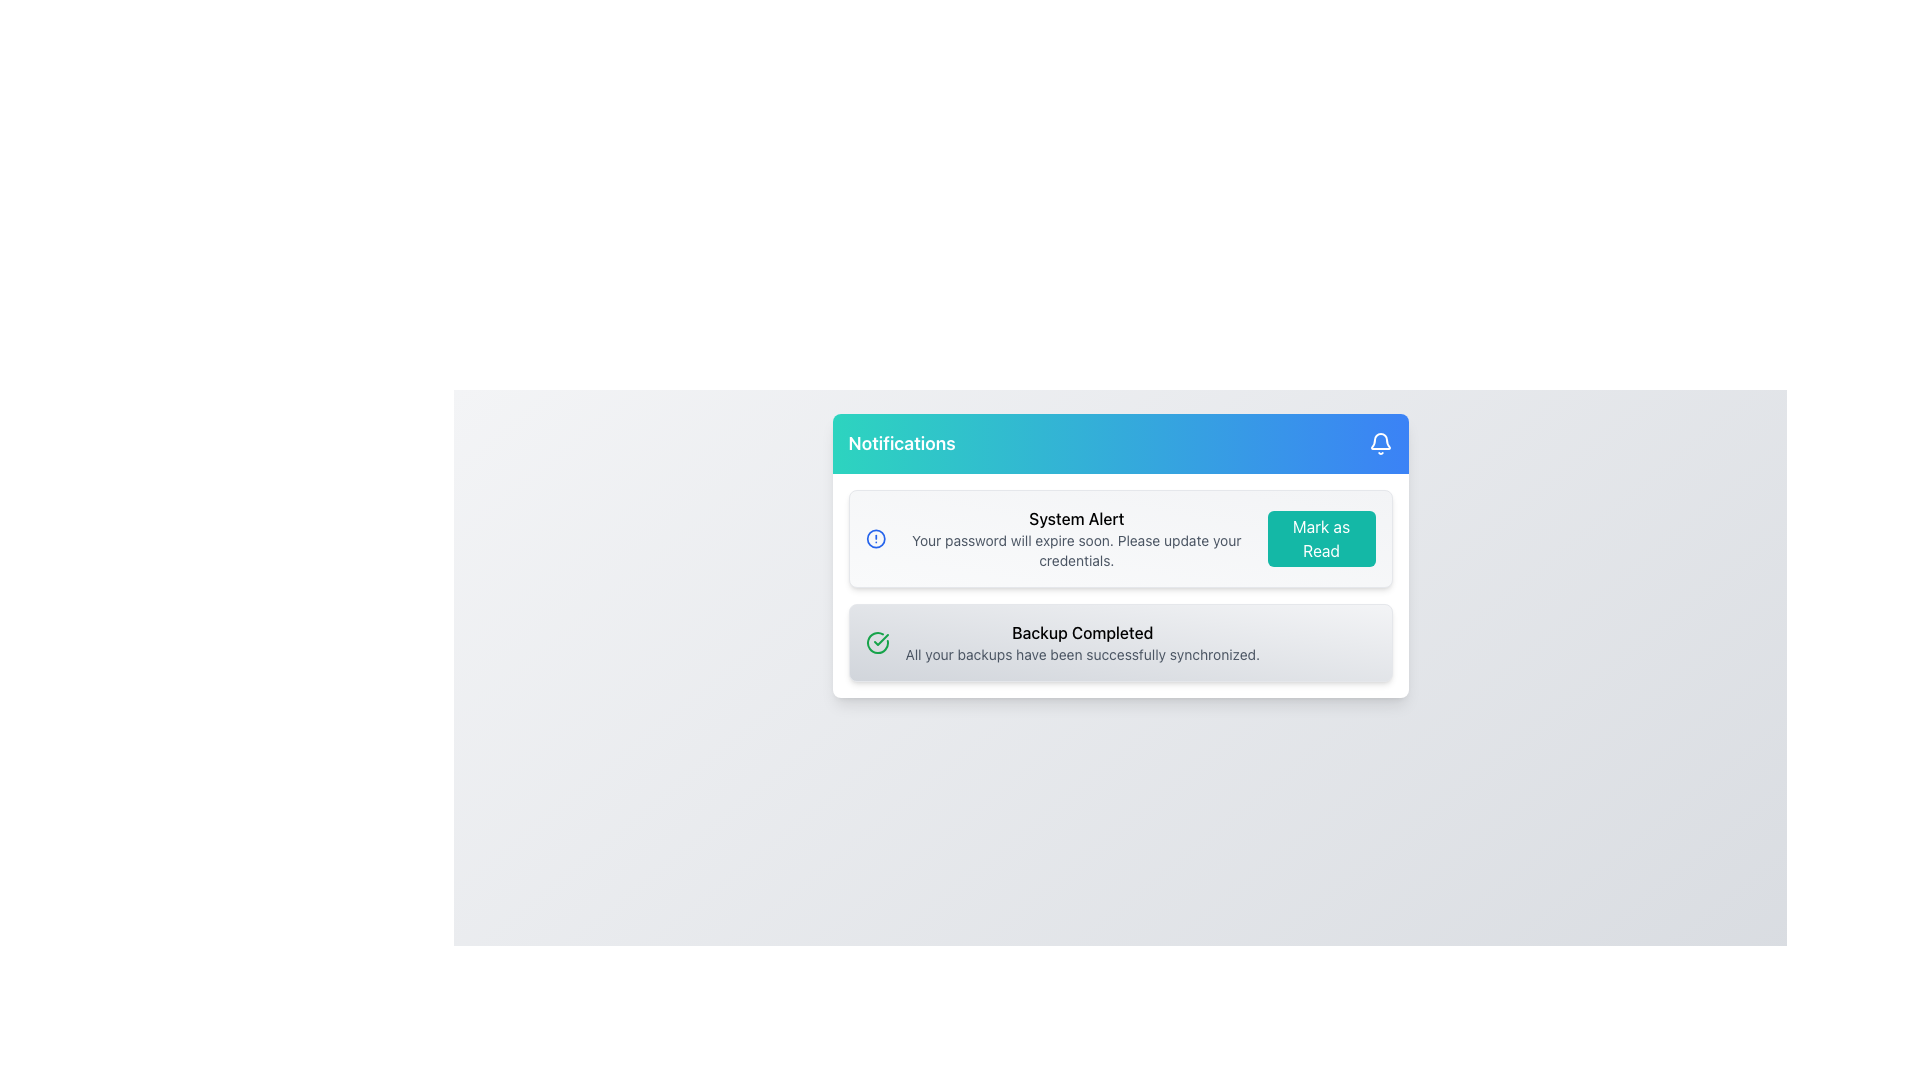  Describe the element at coordinates (1081, 655) in the screenshot. I see `information displayed in the text element that indicates the successful synchronization of all backups, located below the 'Backup Completed' heading in the notification interface` at that location.